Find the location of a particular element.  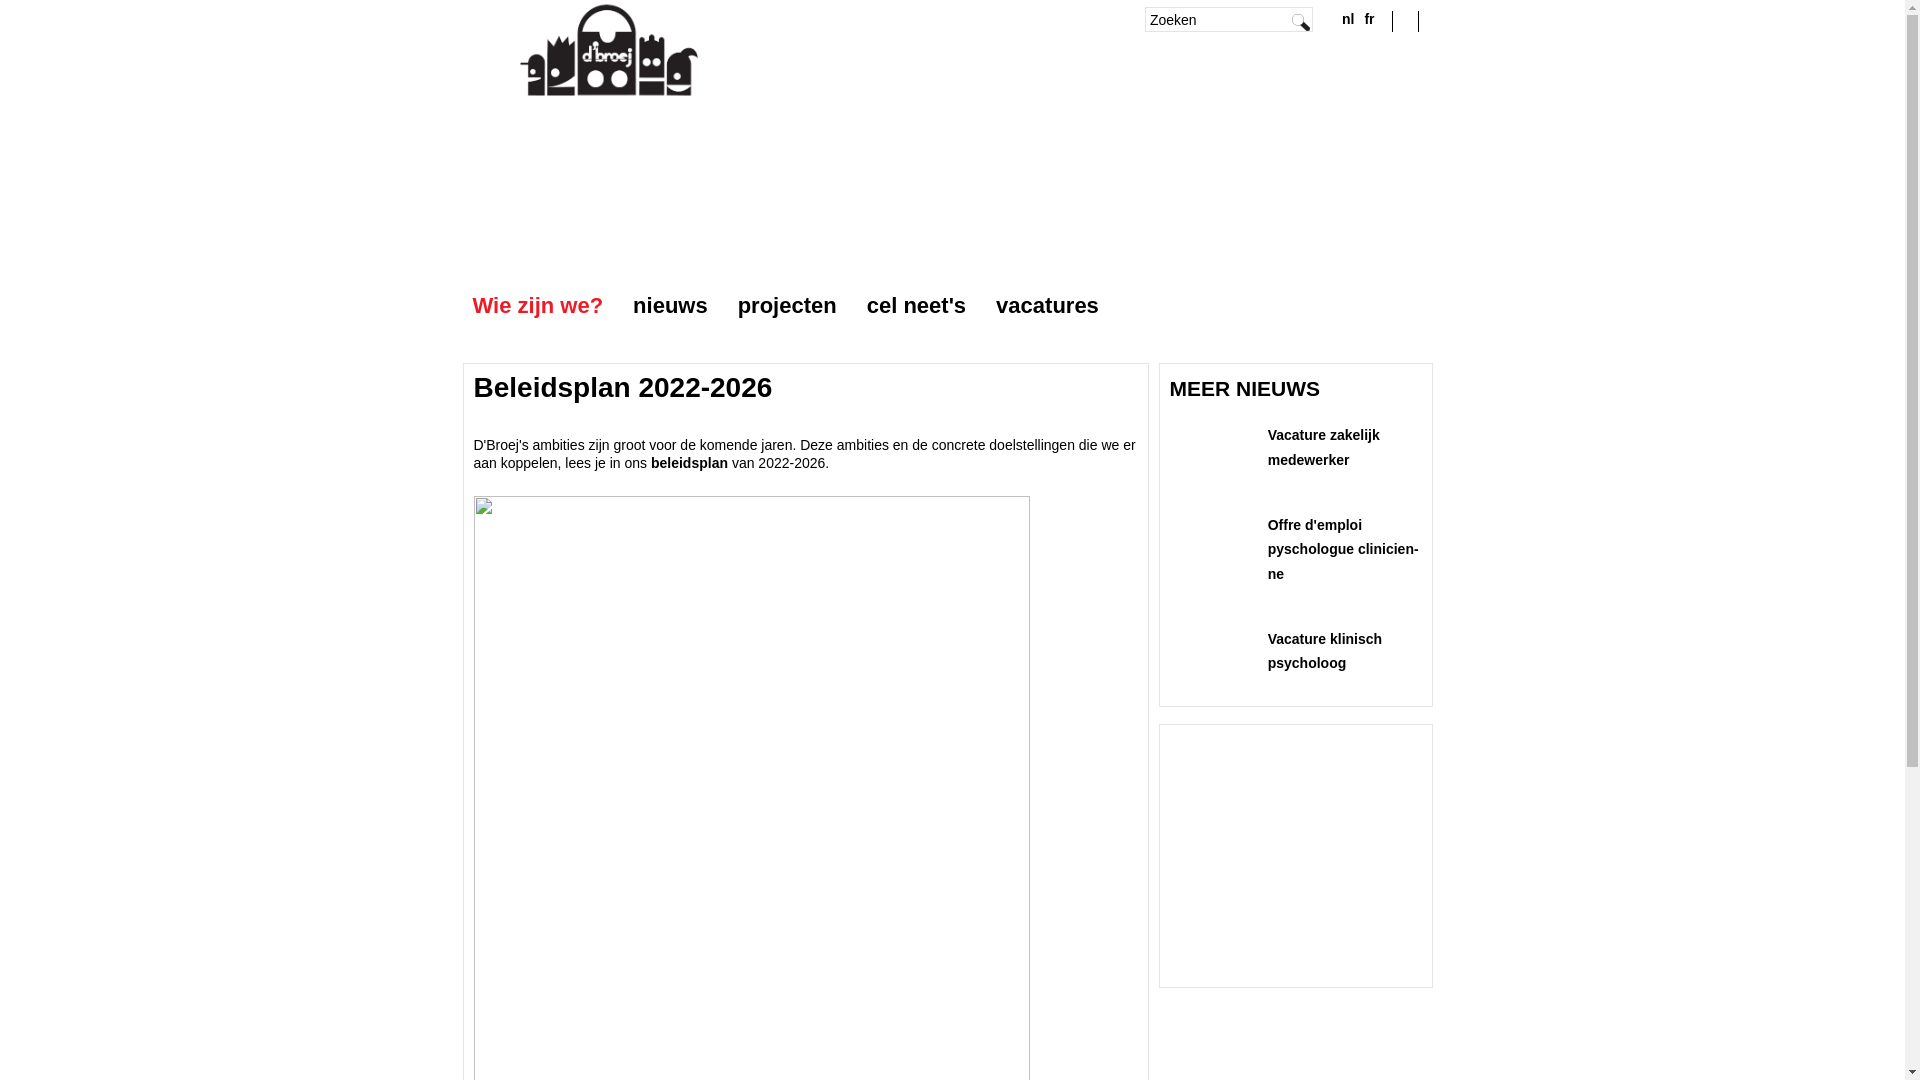

'MEER NIEUWS' is located at coordinates (1244, 387).